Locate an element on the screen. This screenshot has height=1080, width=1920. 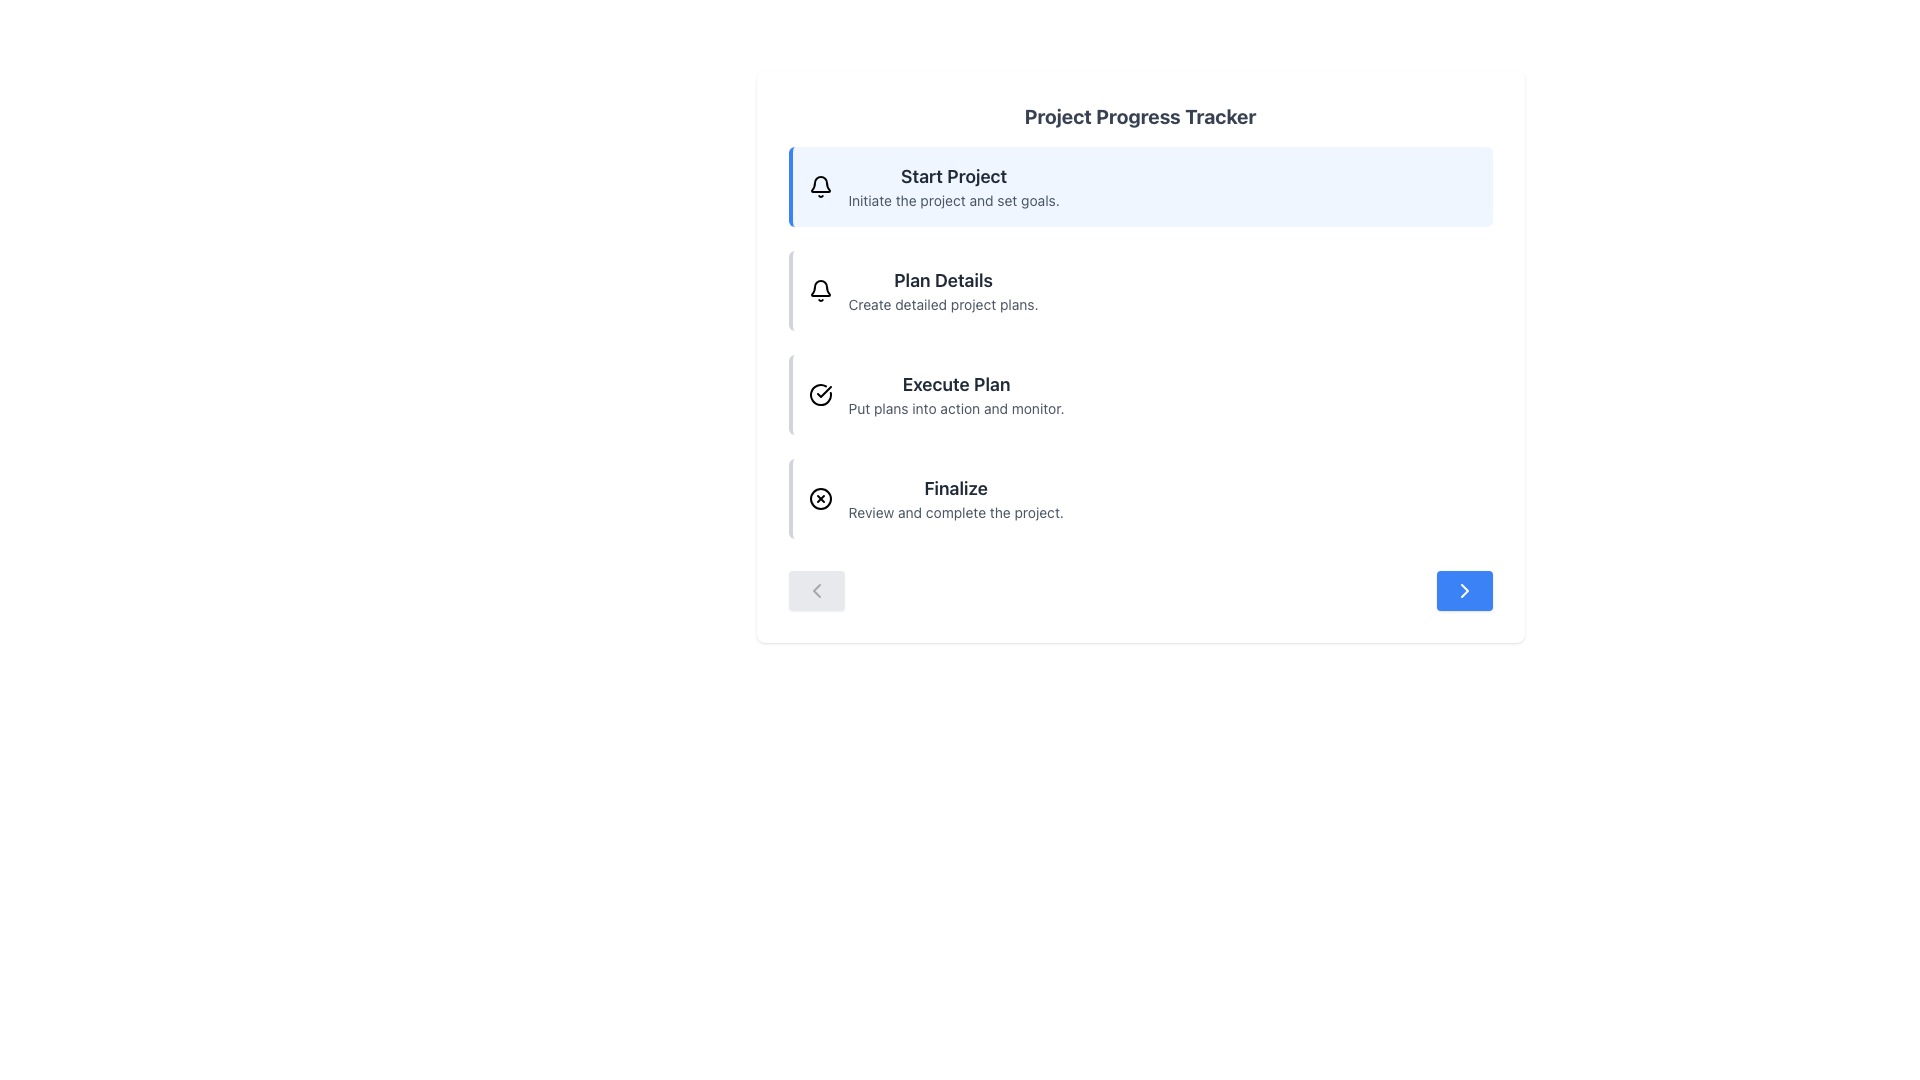
the text display element that shows 'Execute Plan' and 'Put plans into action and monitor', which is the third item in the vertical list of items is located at coordinates (955, 394).